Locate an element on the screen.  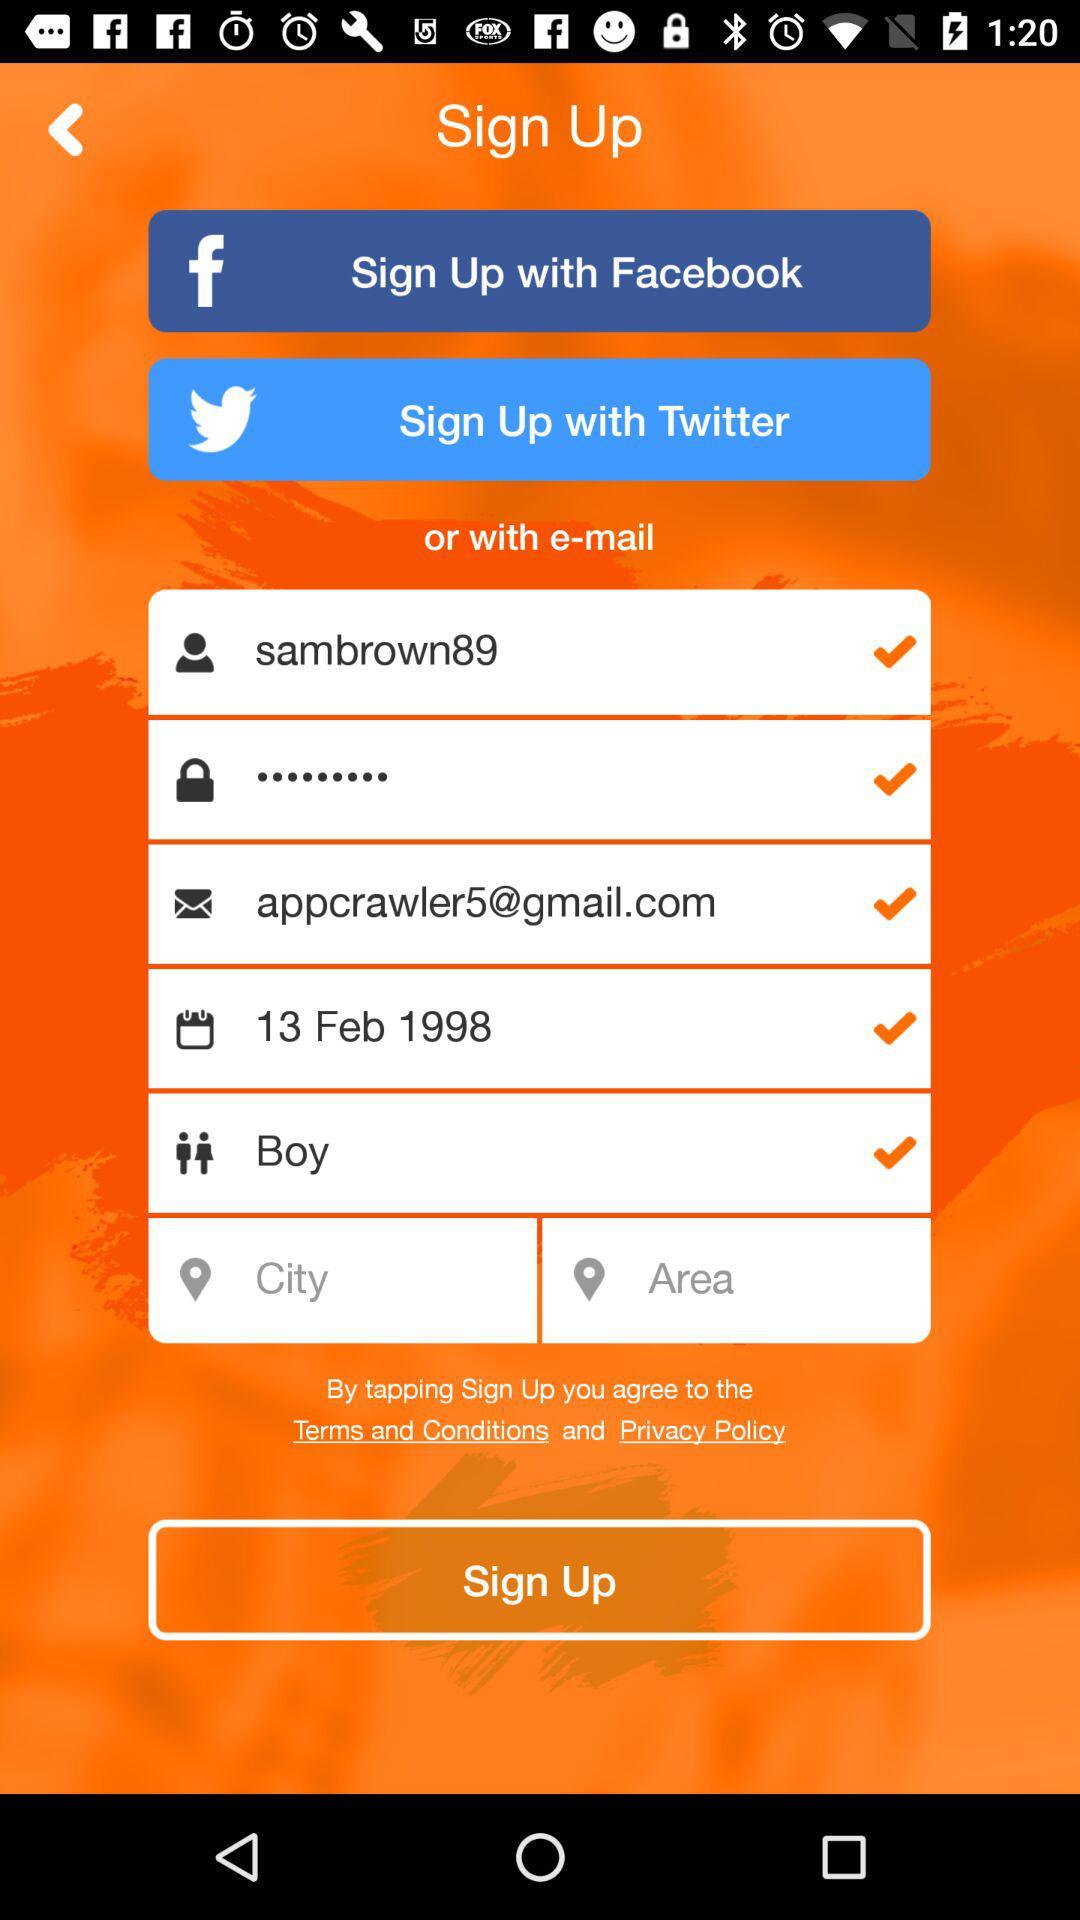
the item to the right of the and icon is located at coordinates (701, 1430).